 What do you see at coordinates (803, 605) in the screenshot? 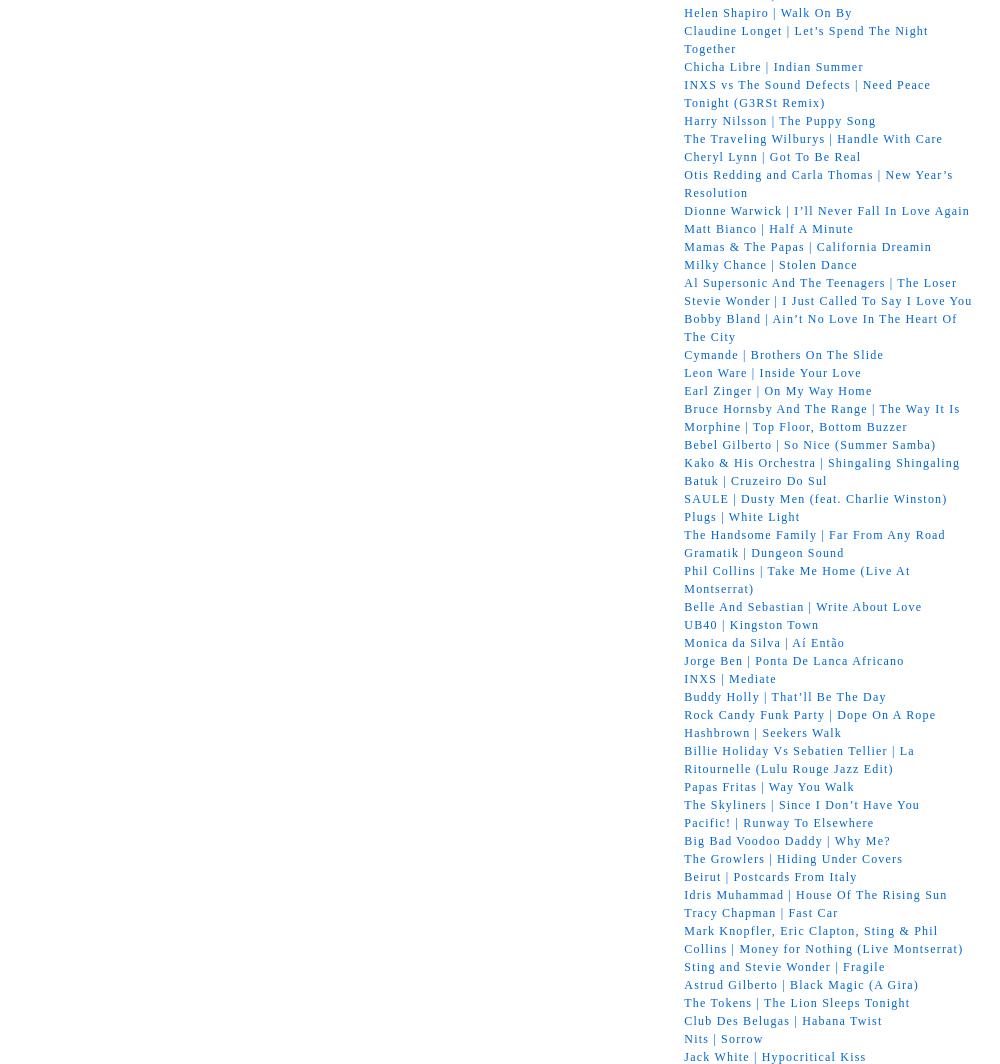
I see `'Belle And Sebastian | Write About Love'` at bounding box center [803, 605].